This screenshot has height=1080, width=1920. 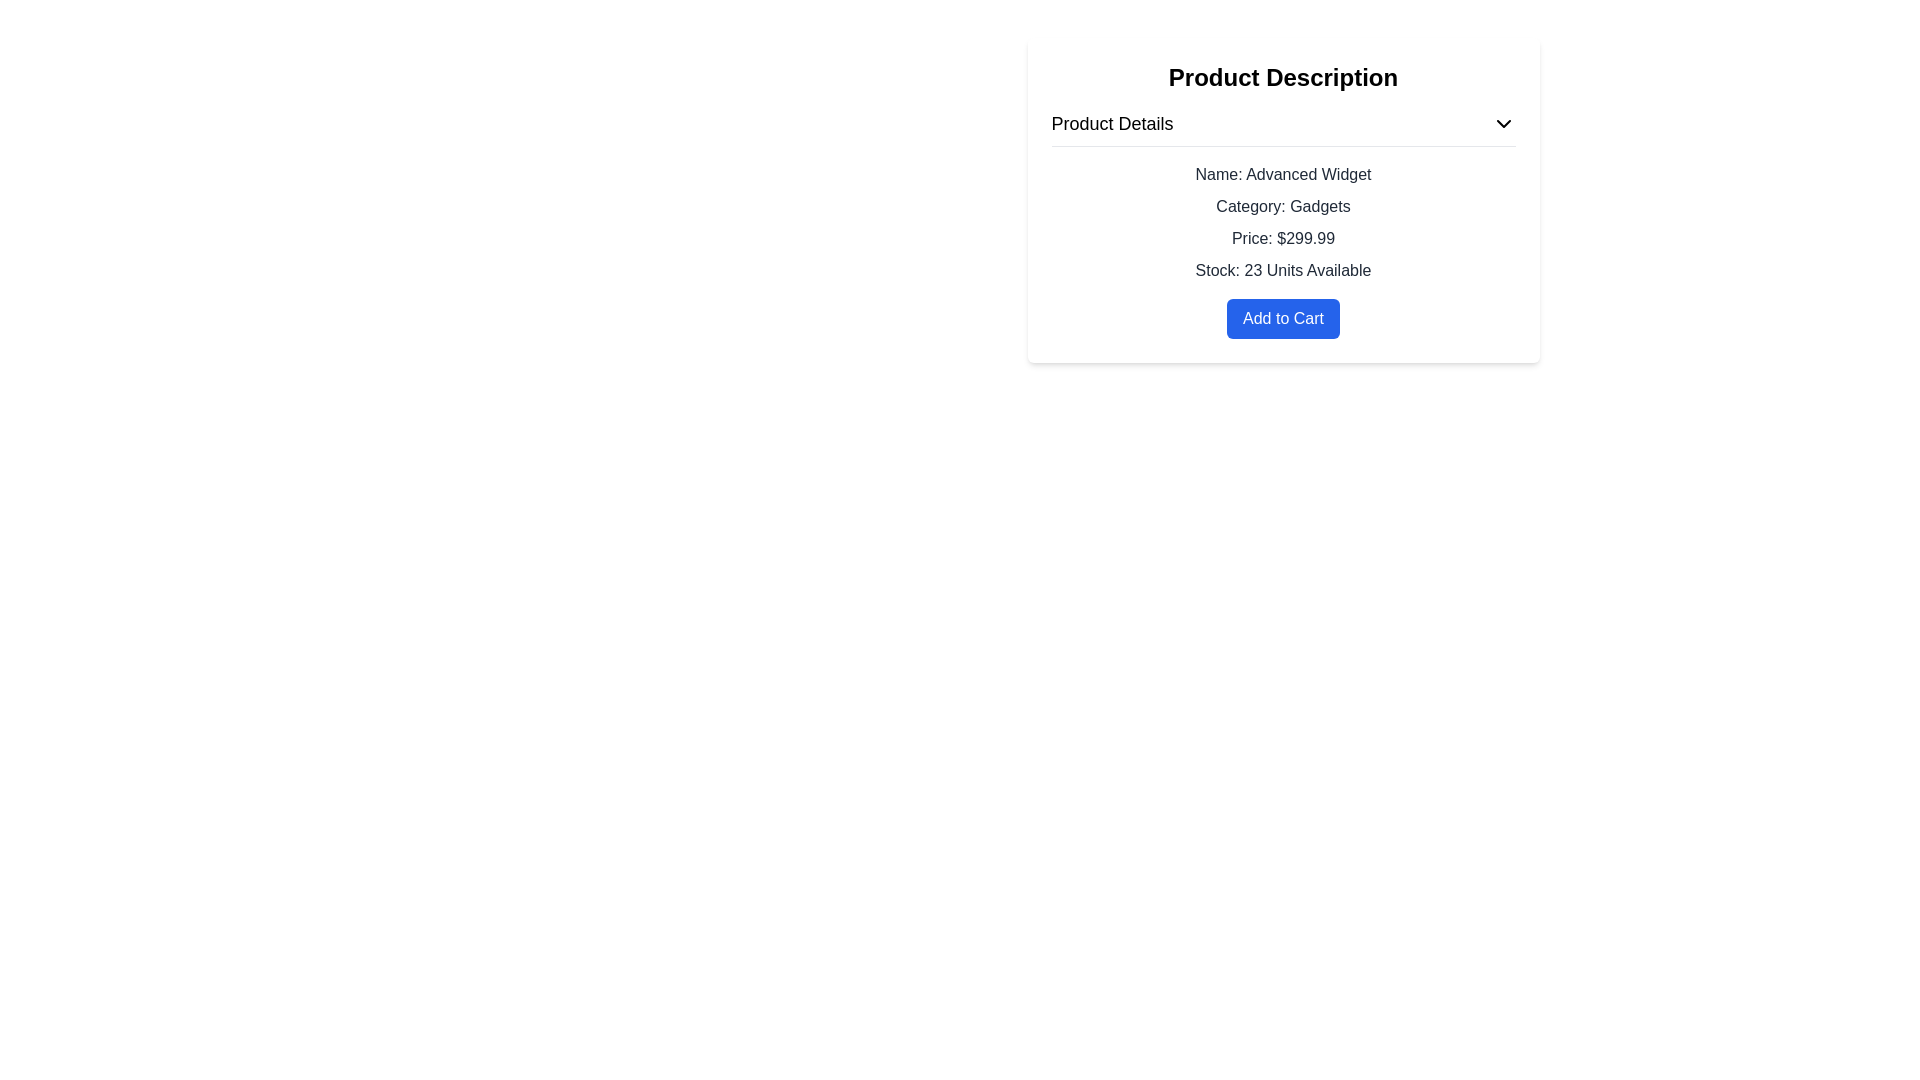 I want to click on the downward-pointing chevron arrow icon button located to the right of the 'Product Details' section header, so click(x=1503, y=123).